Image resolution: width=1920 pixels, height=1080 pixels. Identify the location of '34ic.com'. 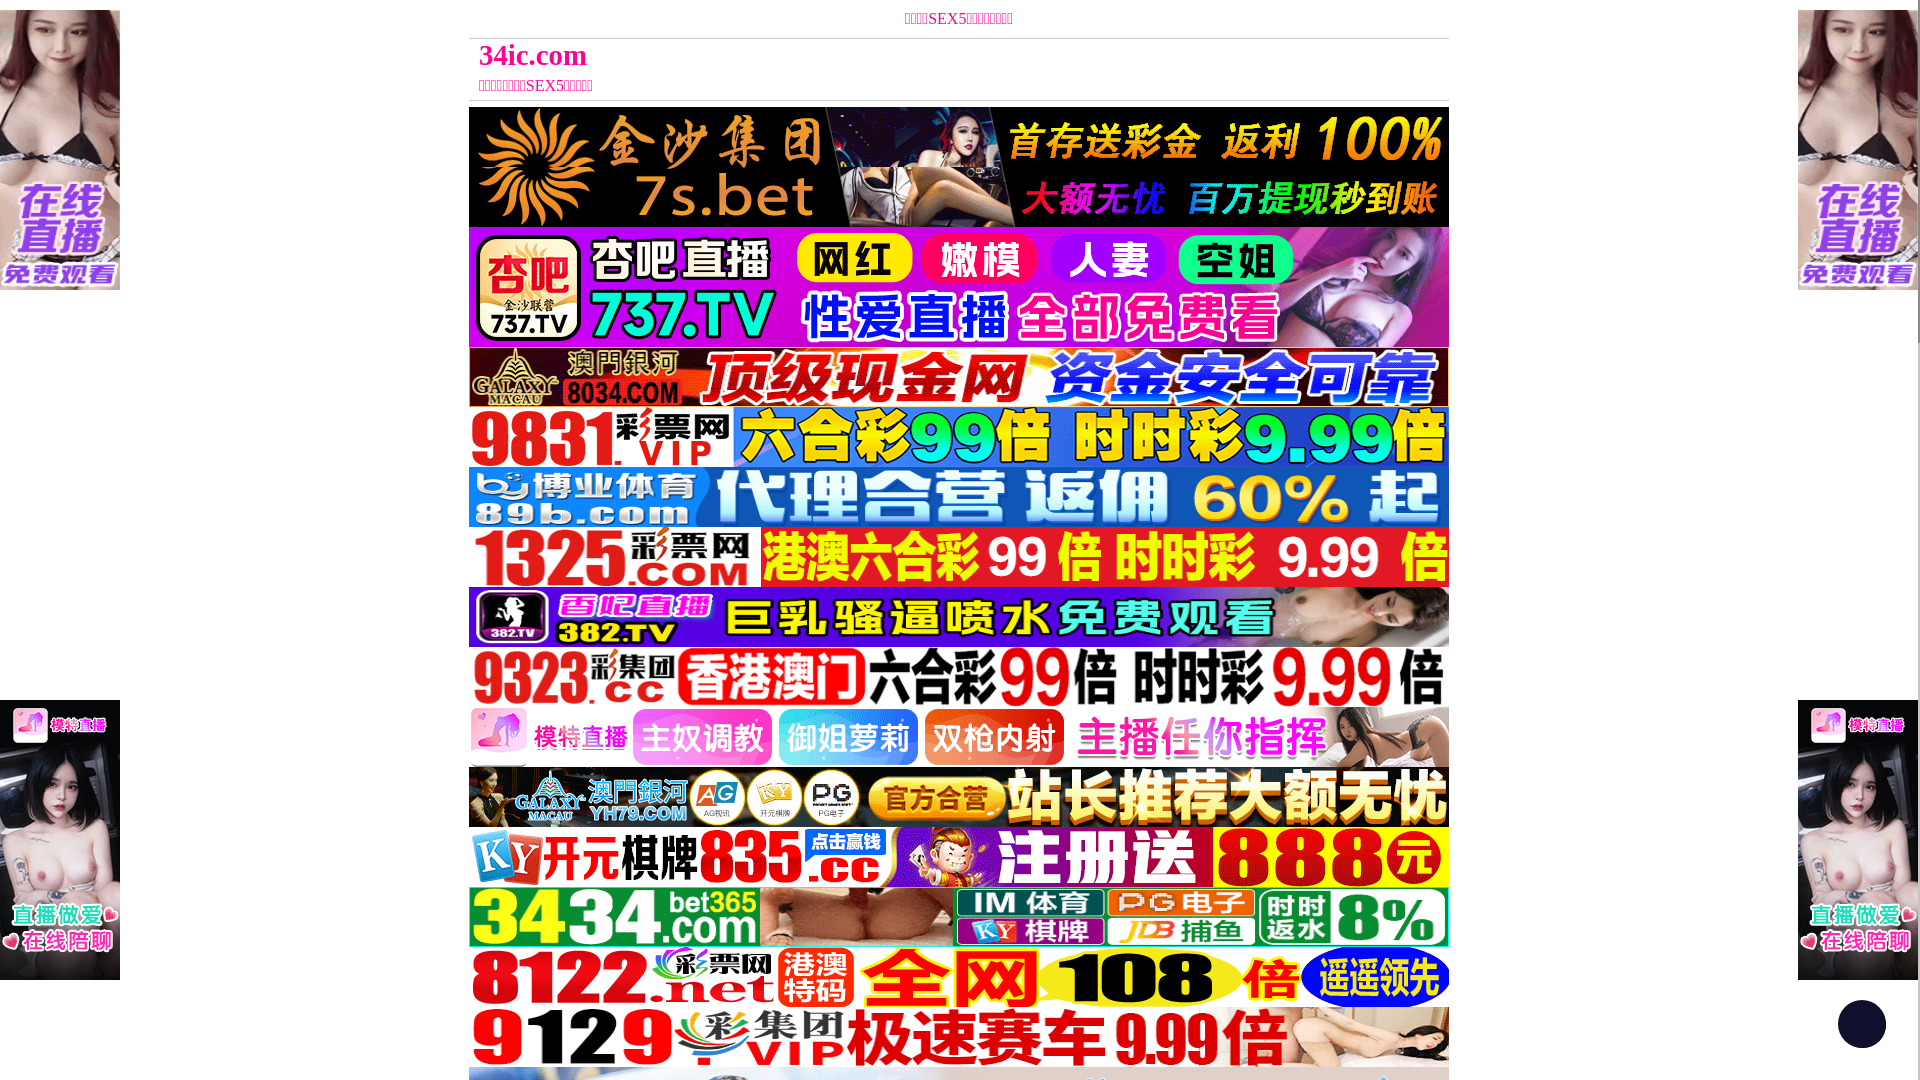
(836, 54).